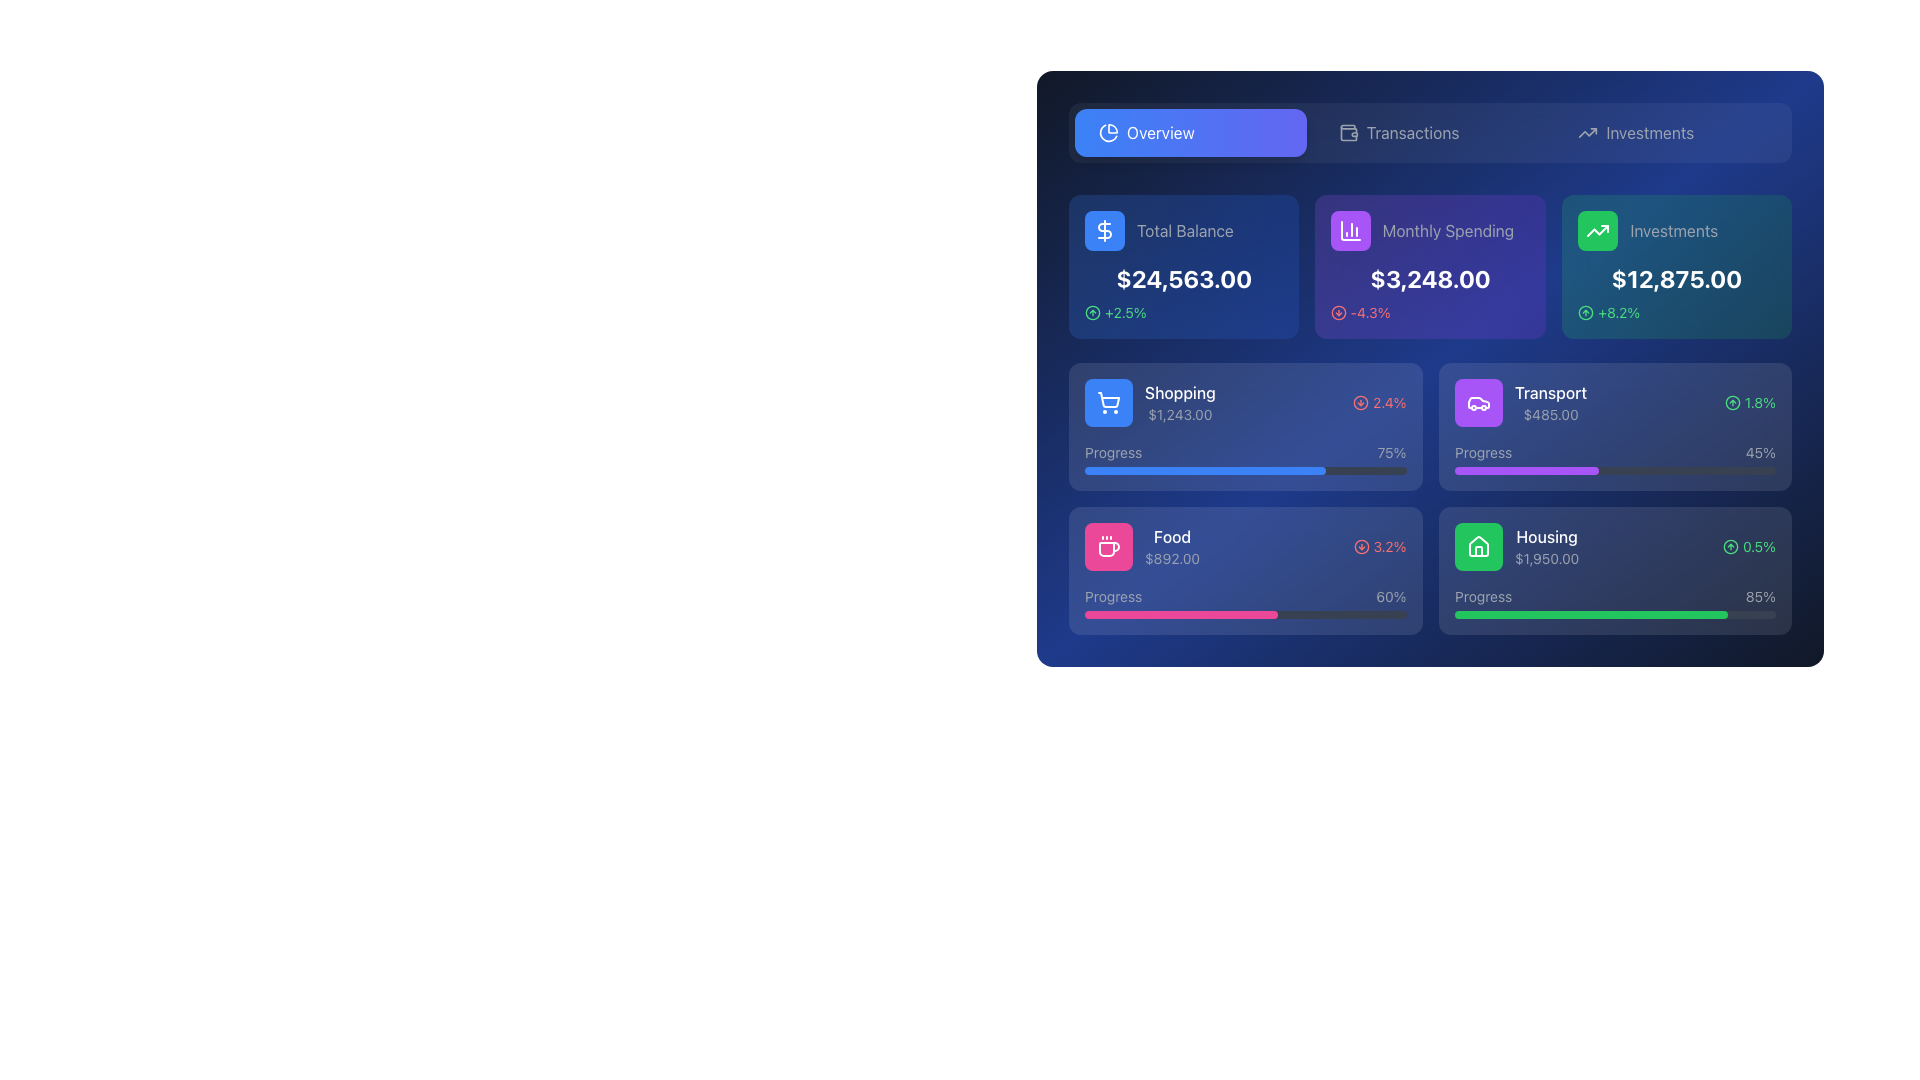 Image resolution: width=1920 pixels, height=1080 pixels. Describe the element at coordinates (1596, 230) in the screenshot. I see `the green Icon button indicating financial growth, located at the top-right corner of the 'Investments' card, adjacent to the numerical data and the label 'Investments'` at that location.